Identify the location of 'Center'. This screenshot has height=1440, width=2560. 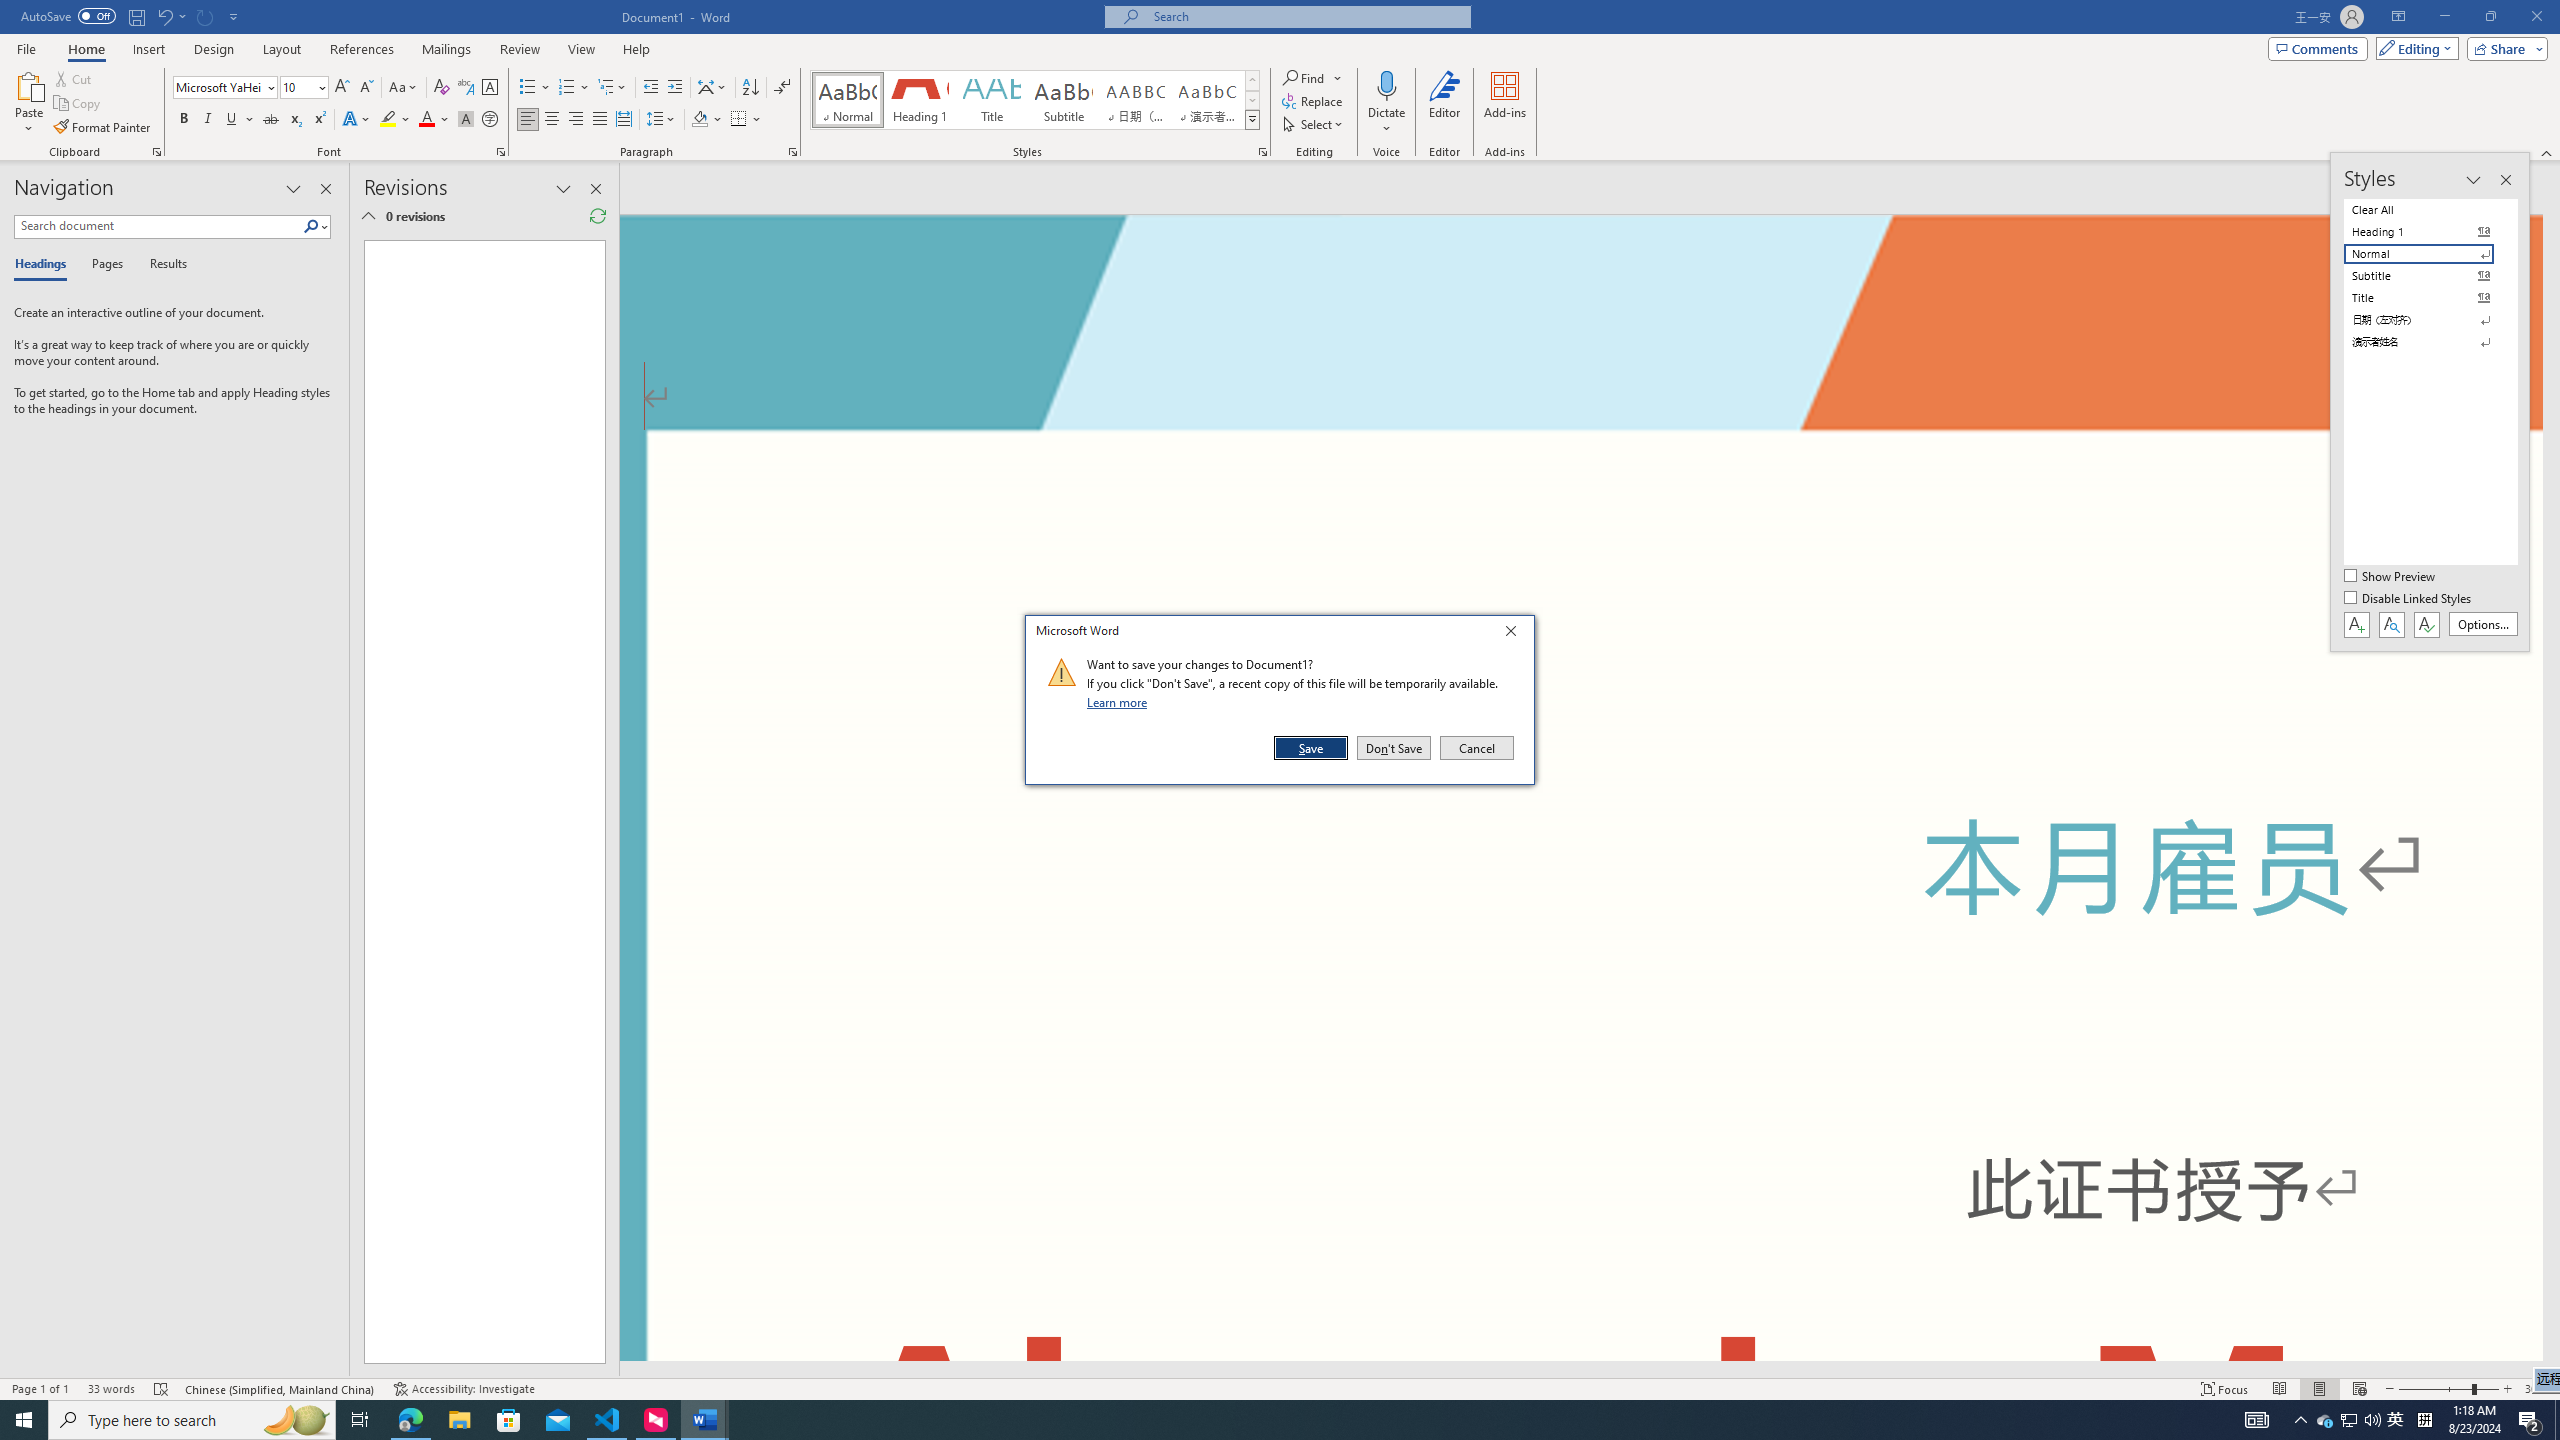
(550, 118).